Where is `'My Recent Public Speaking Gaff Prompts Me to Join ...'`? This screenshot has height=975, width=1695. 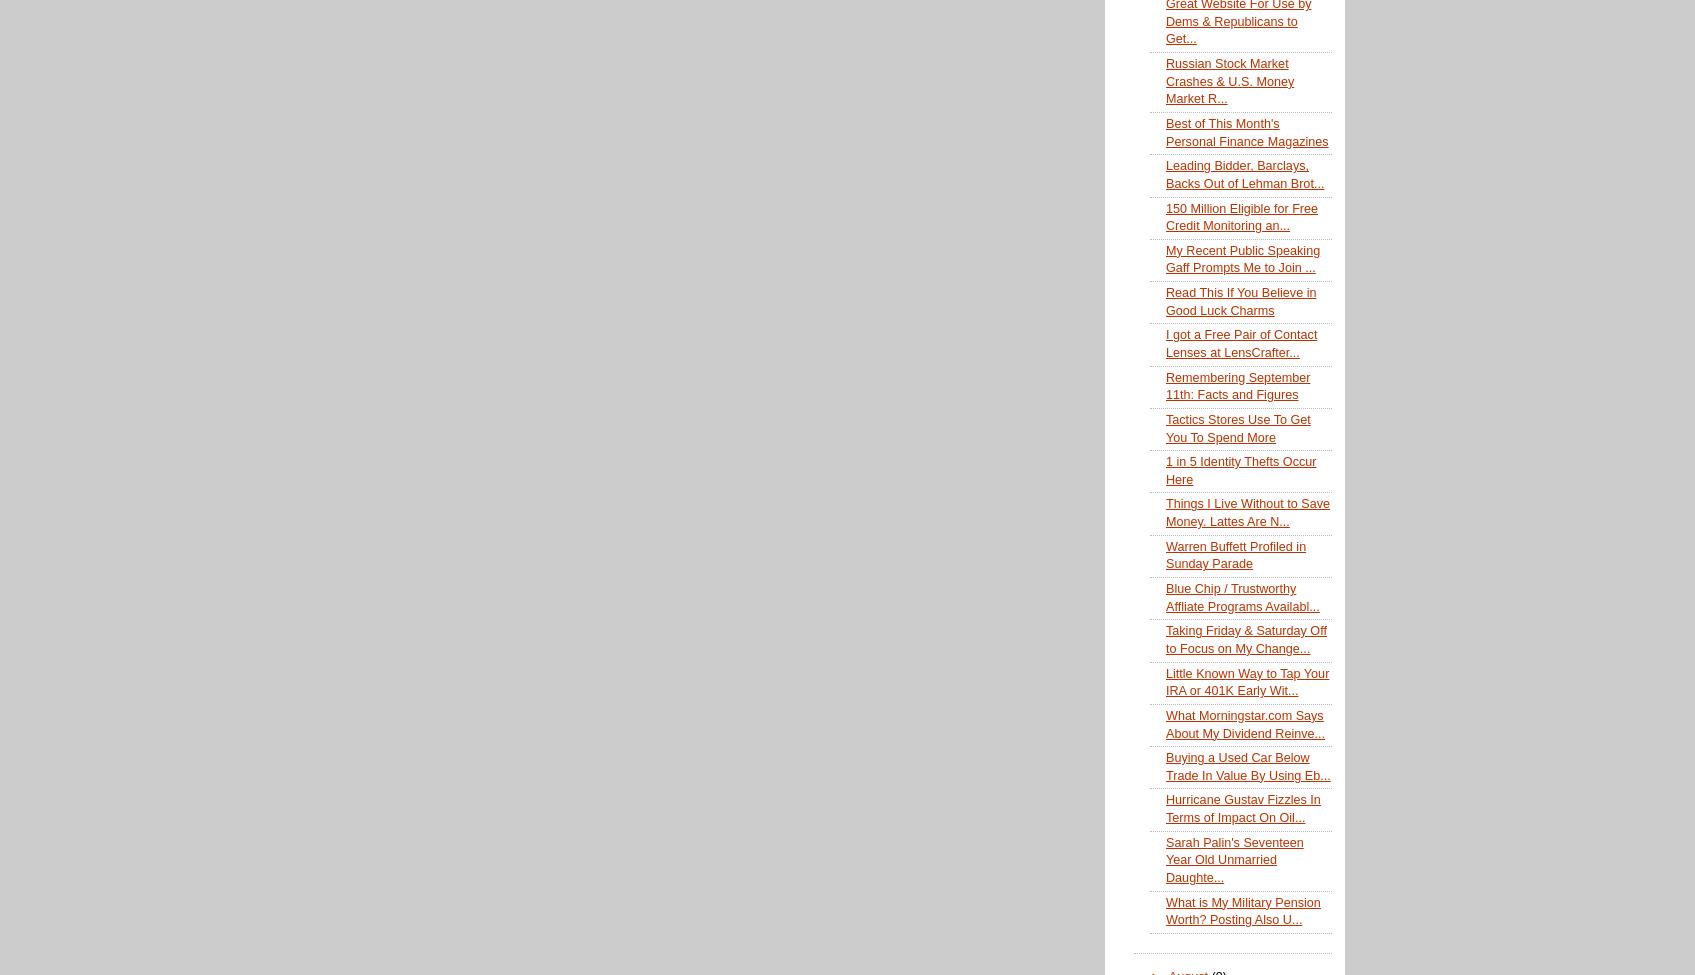
'My Recent Public Speaking Gaff Prompts Me to Join ...' is located at coordinates (1241, 258).